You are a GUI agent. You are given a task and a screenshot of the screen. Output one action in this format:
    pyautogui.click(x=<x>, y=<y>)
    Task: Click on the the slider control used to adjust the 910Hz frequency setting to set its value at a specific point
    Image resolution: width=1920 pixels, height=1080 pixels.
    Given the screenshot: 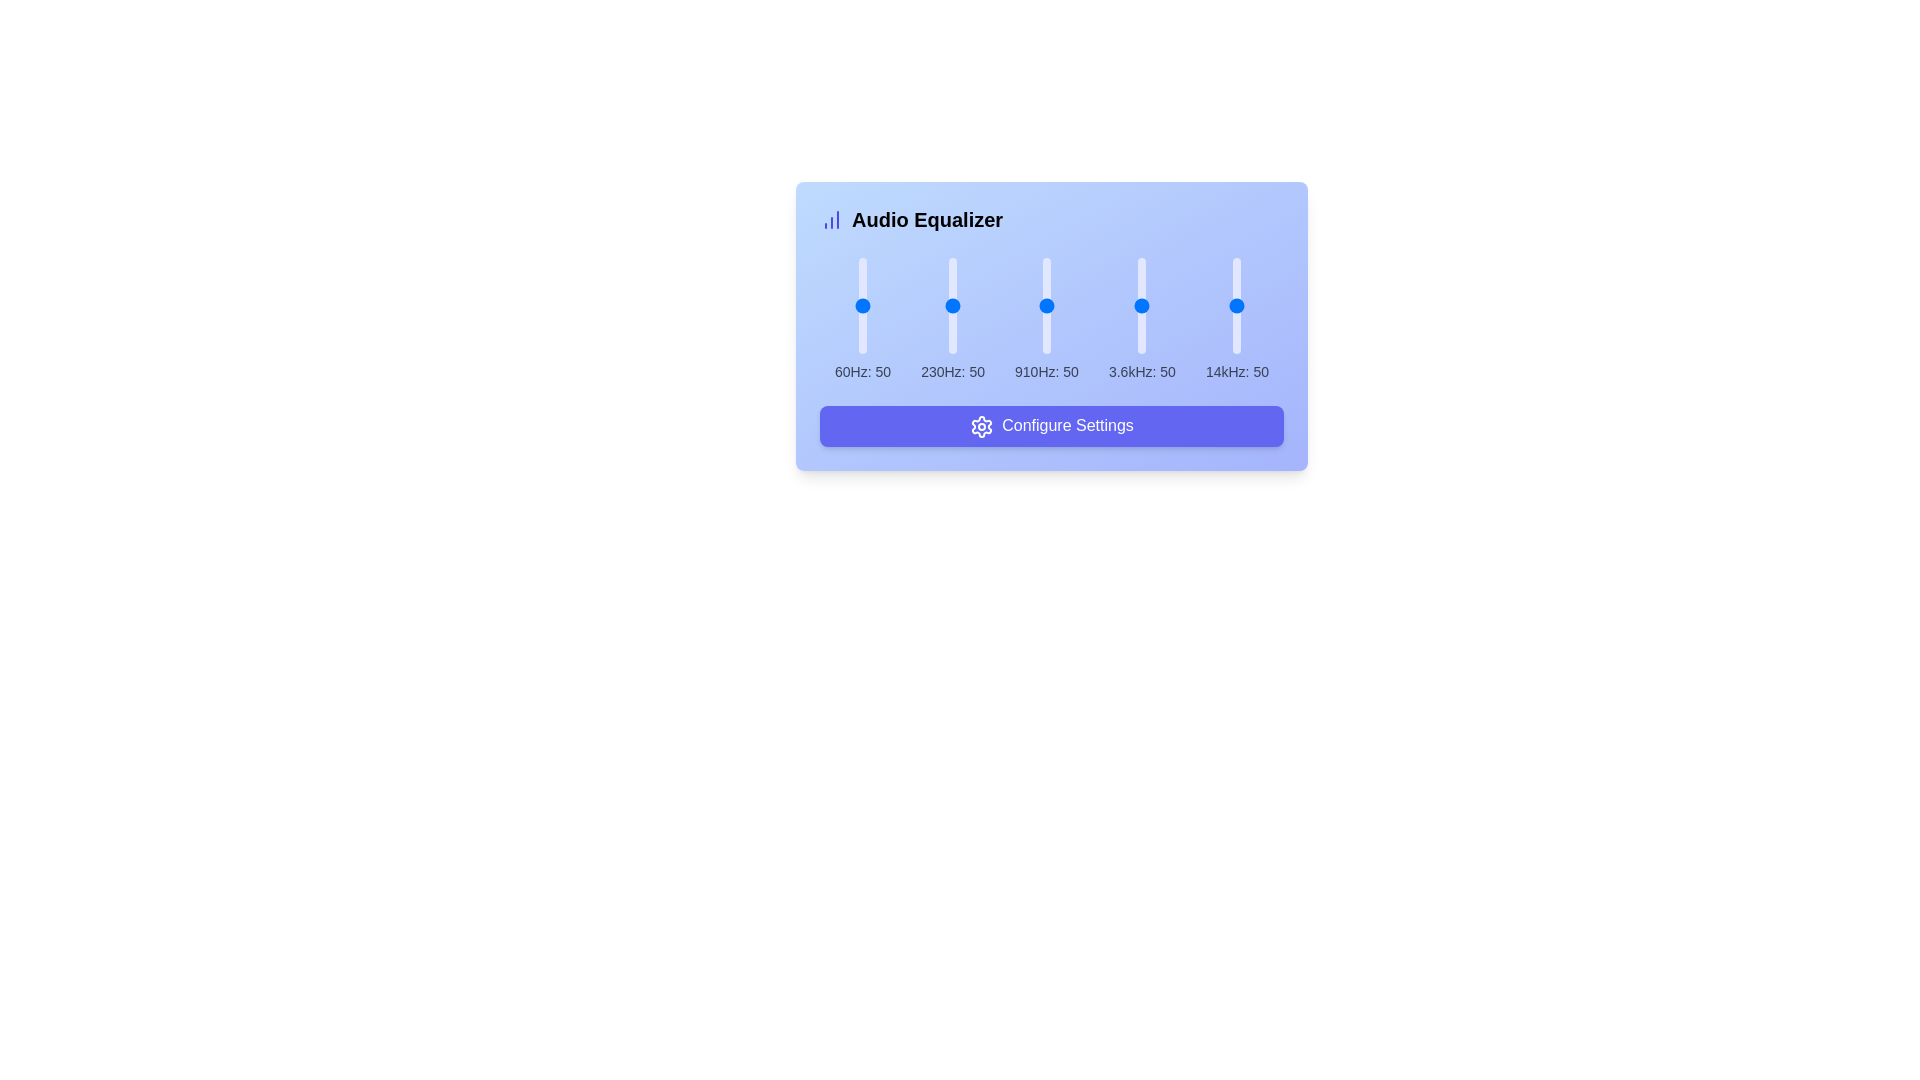 What is the action you would take?
    pyautogui.click(x=1045, y=319)
    